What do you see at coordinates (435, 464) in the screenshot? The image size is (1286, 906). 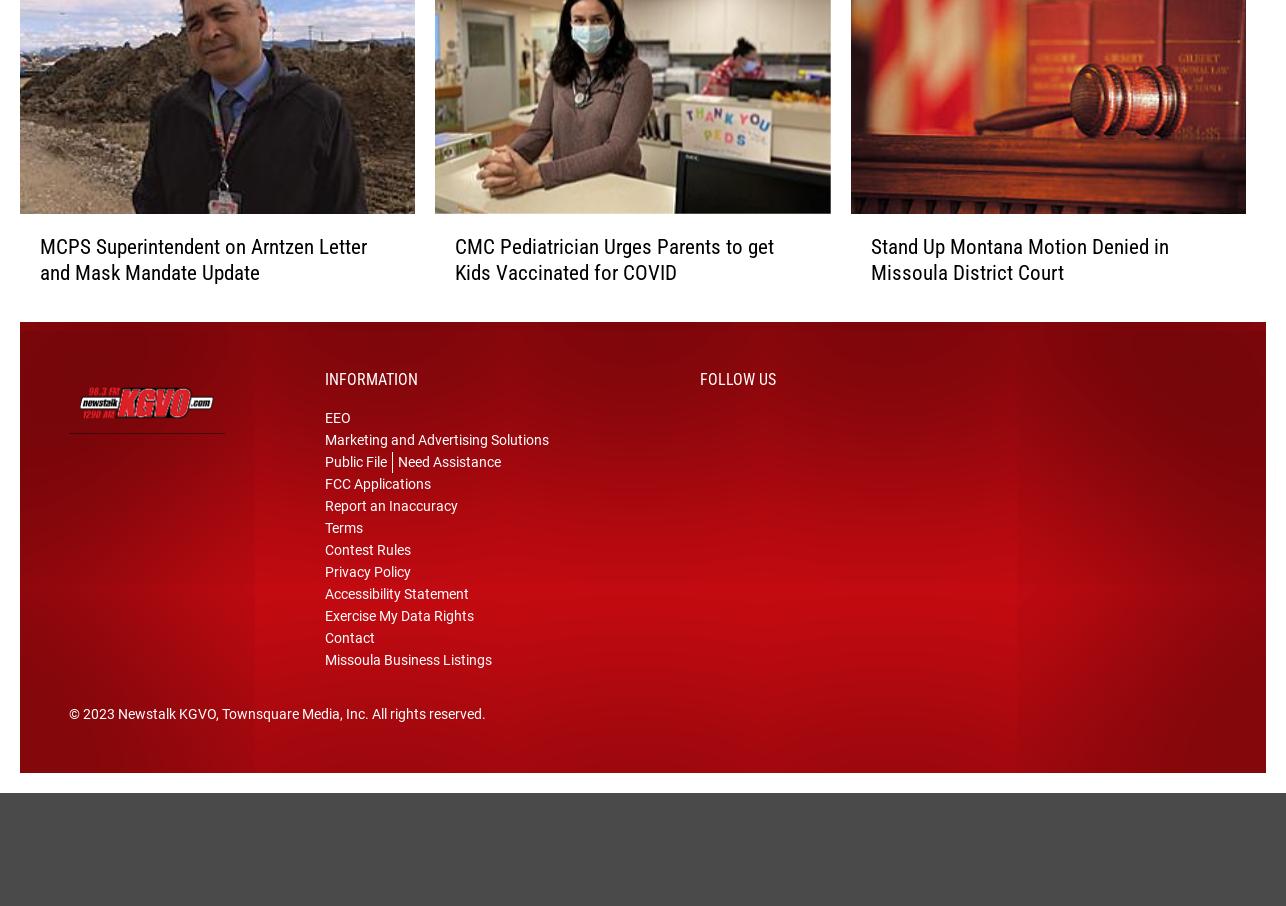 I see `'Marketing and Advertising Solutions'` at bounding box center [435, 464].